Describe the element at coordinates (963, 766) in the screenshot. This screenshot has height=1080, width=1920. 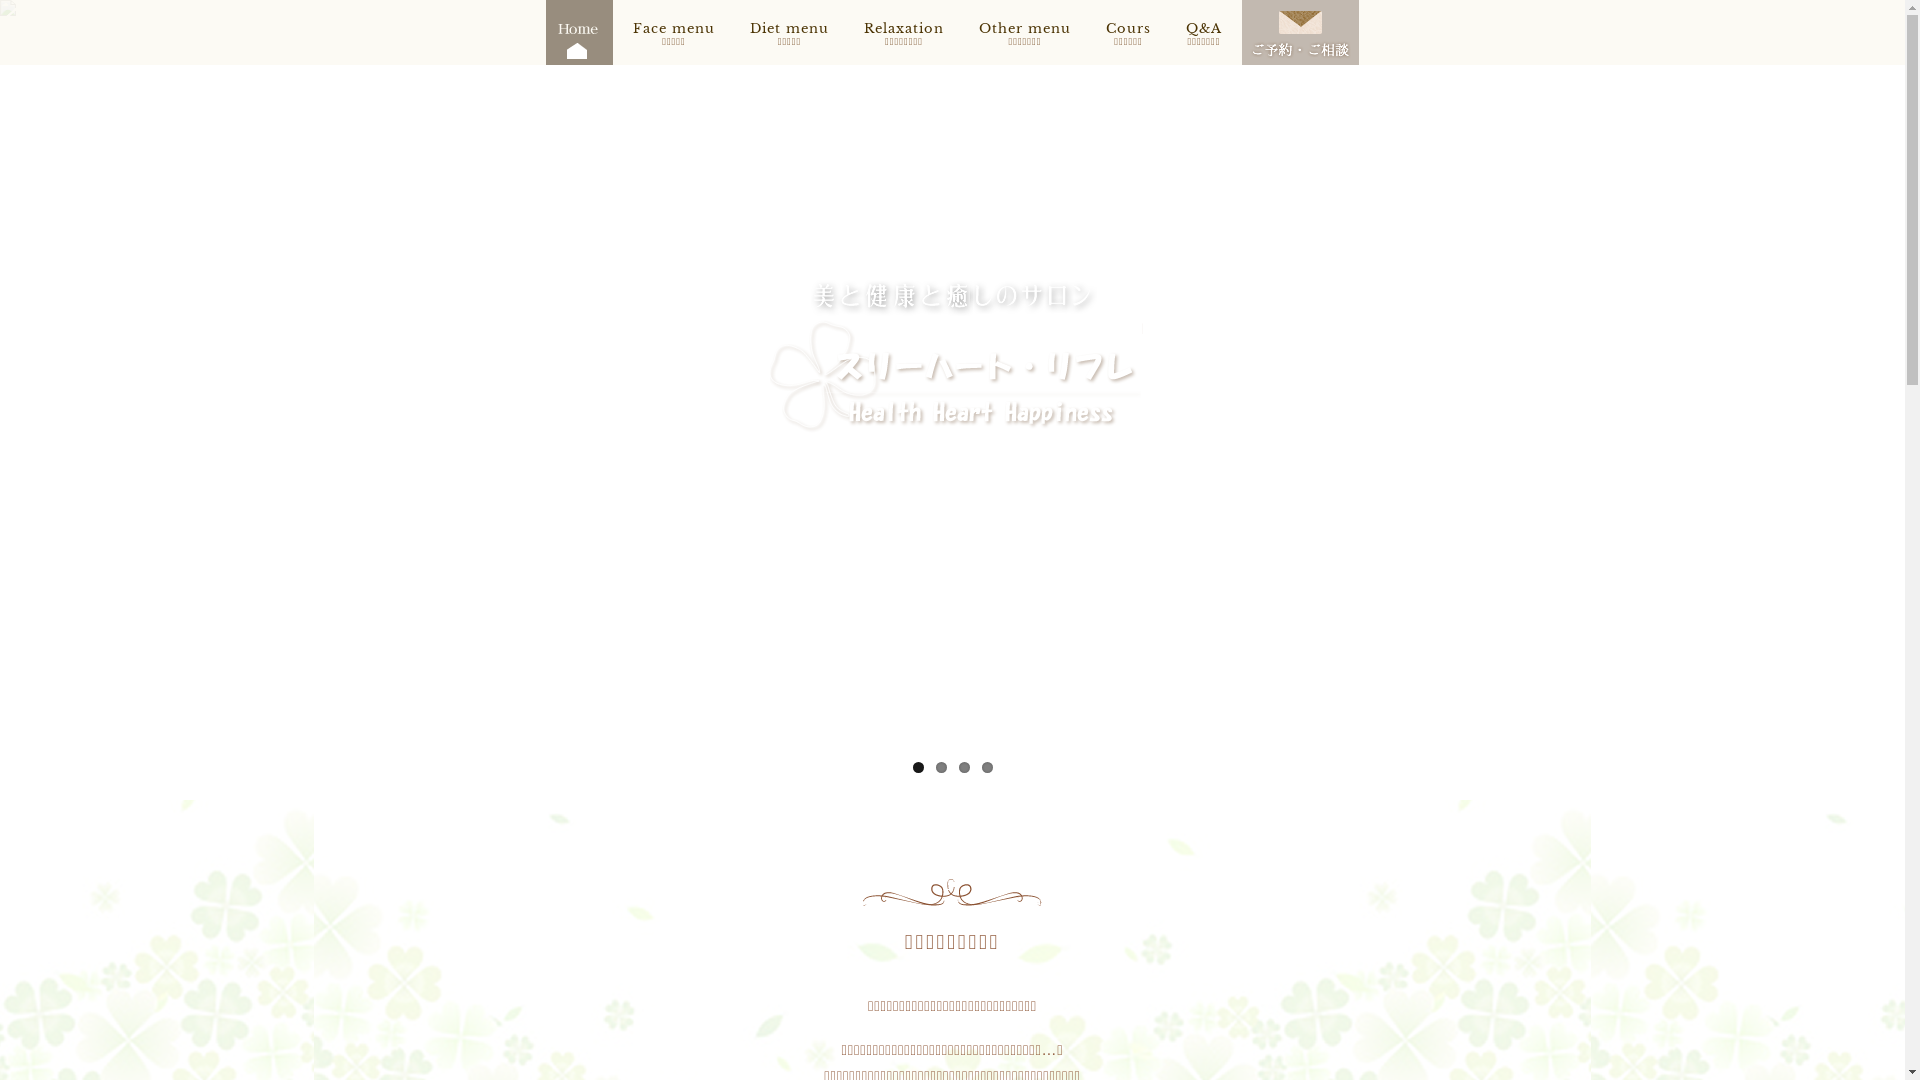
I see `'3'` at that location.